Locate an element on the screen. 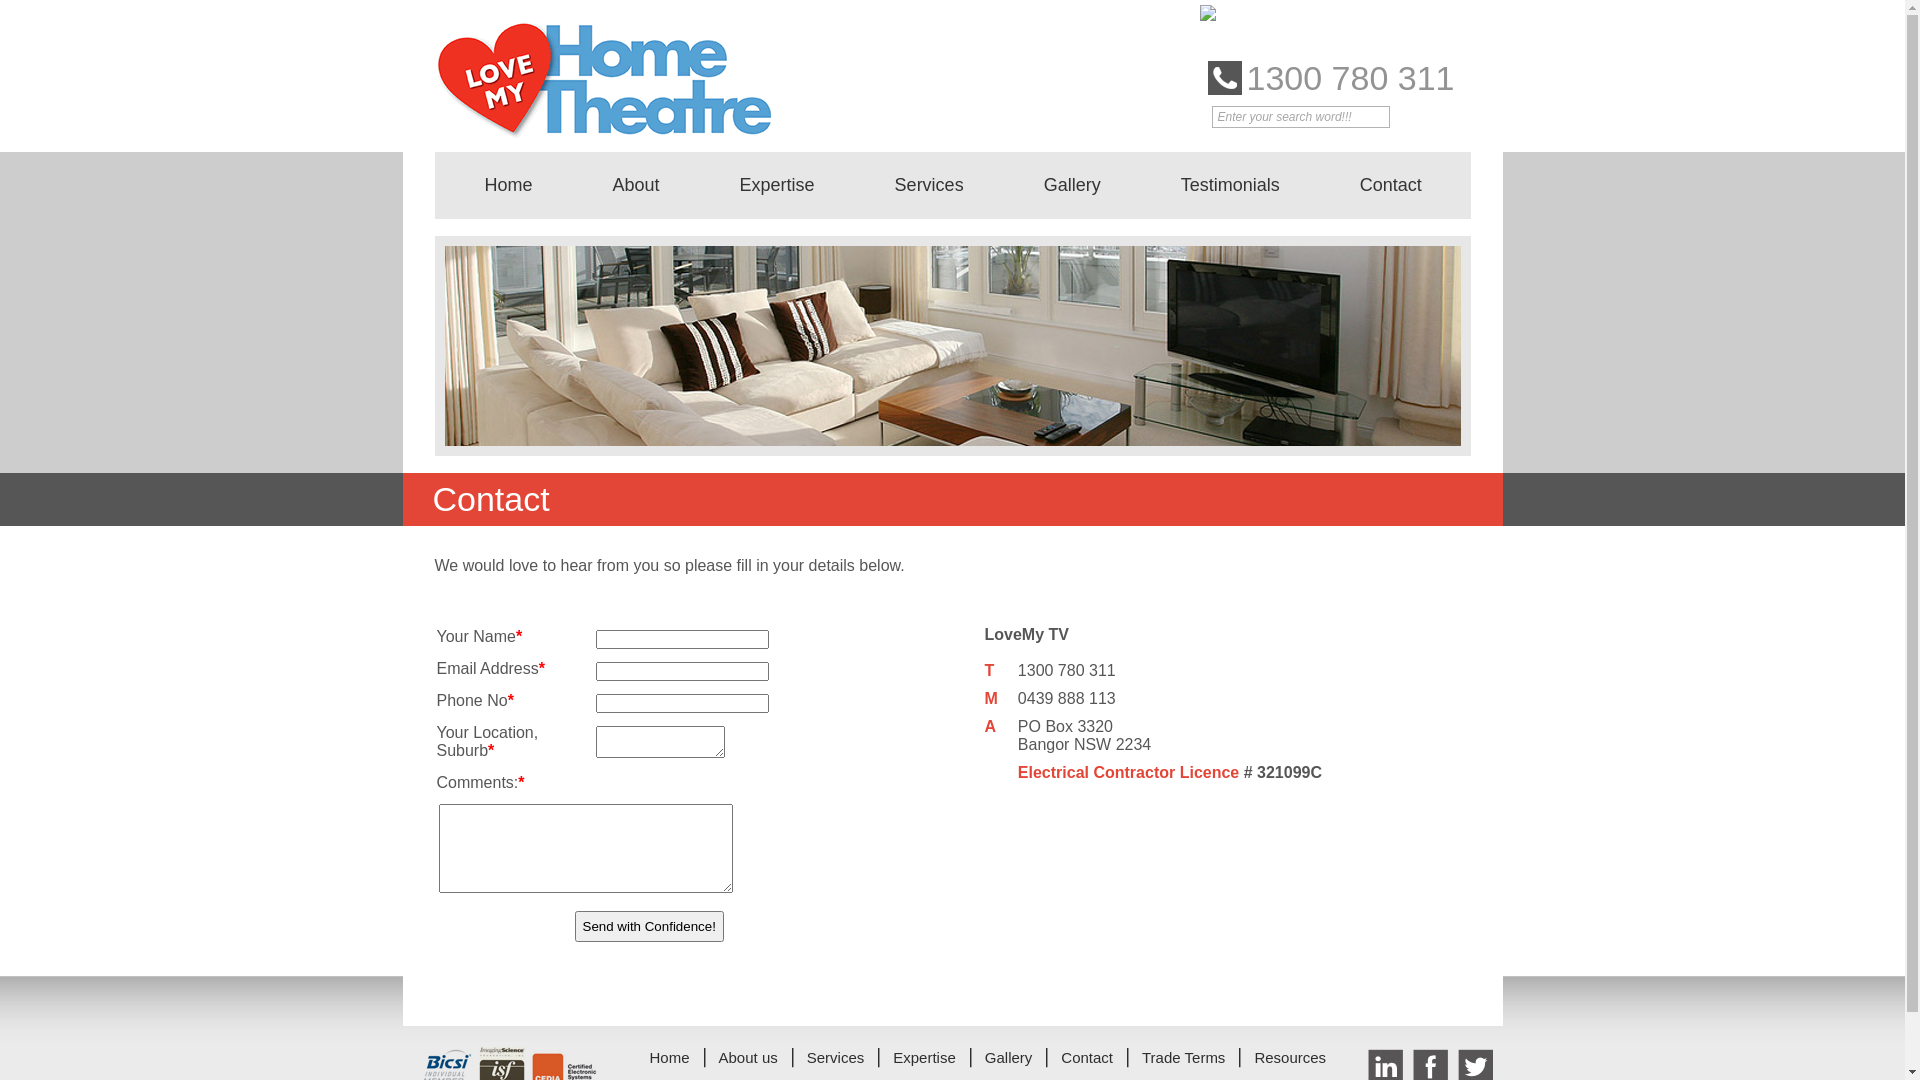  'About us' is located at coordinates (747, 1056).